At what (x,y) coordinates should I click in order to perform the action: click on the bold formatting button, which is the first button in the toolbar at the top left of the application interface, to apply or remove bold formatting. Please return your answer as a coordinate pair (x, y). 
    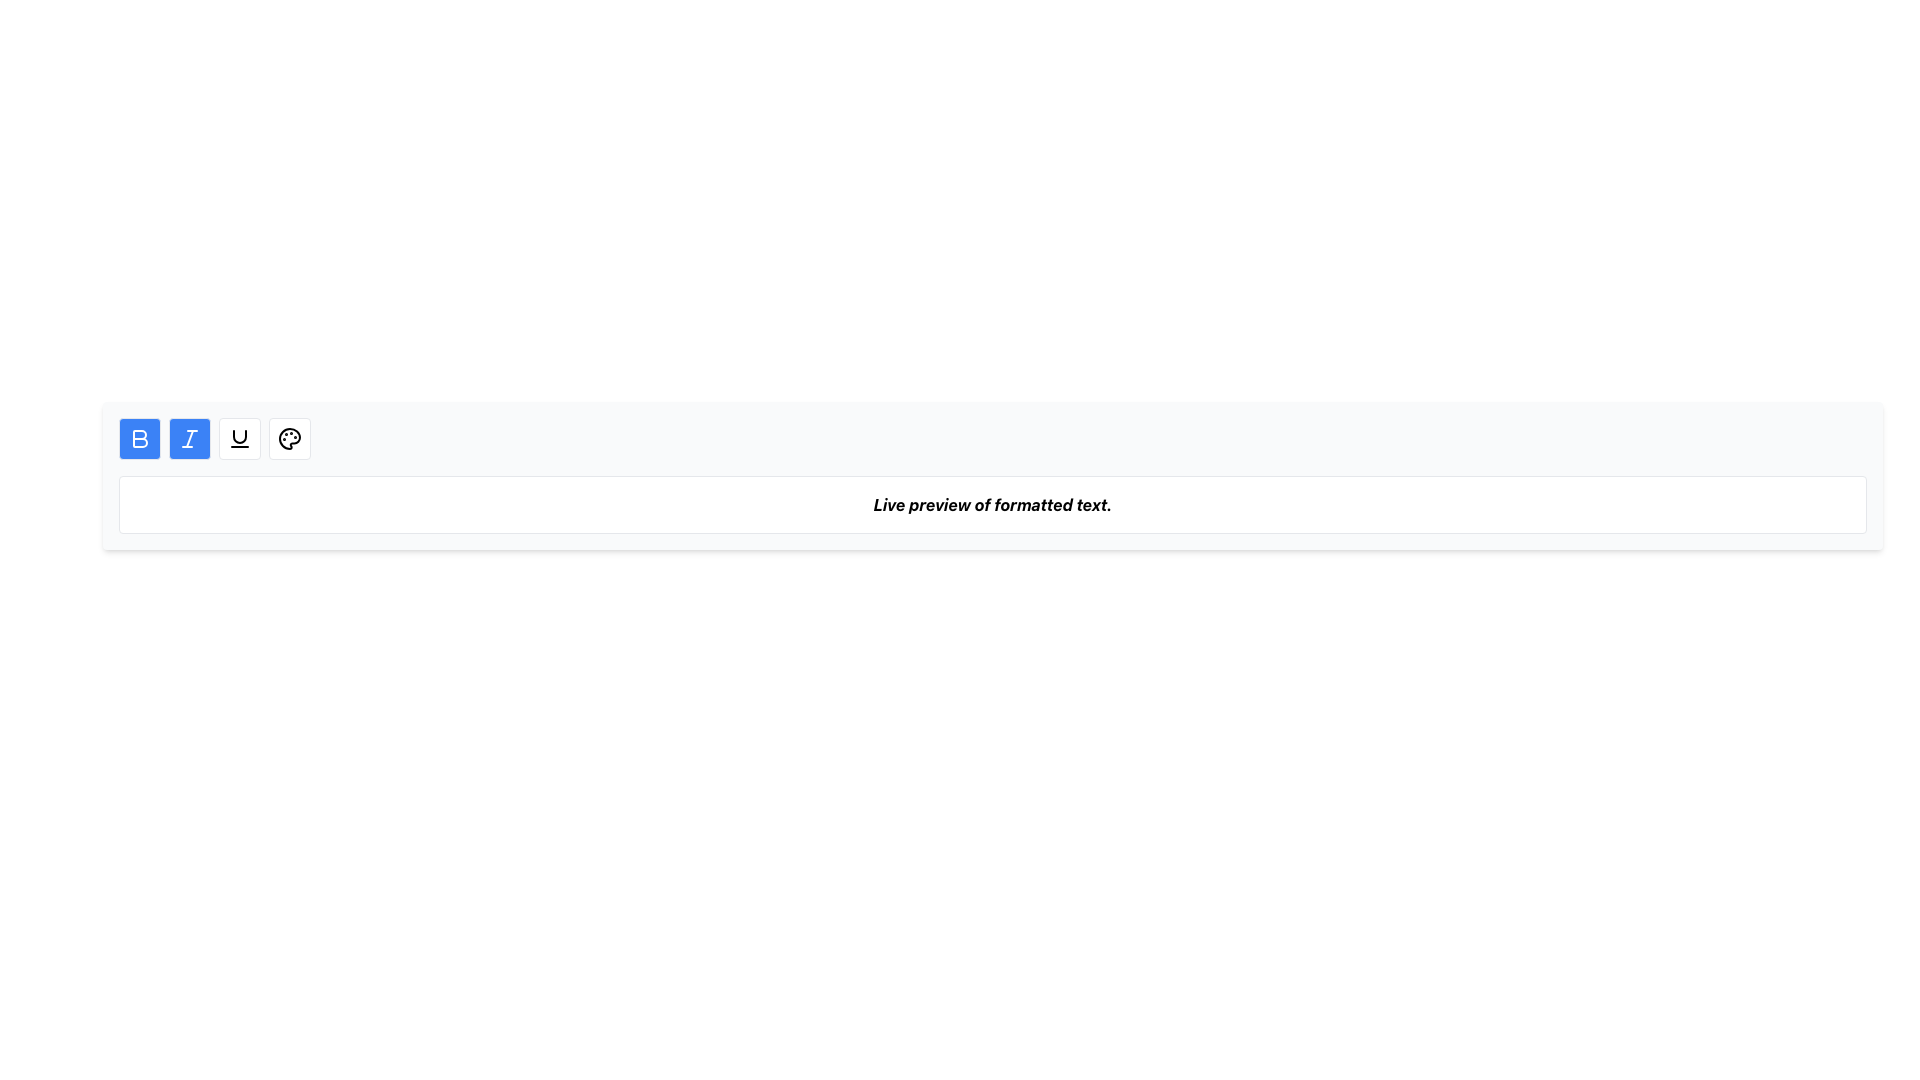
    Looking at the image, I should click on (138, 438).